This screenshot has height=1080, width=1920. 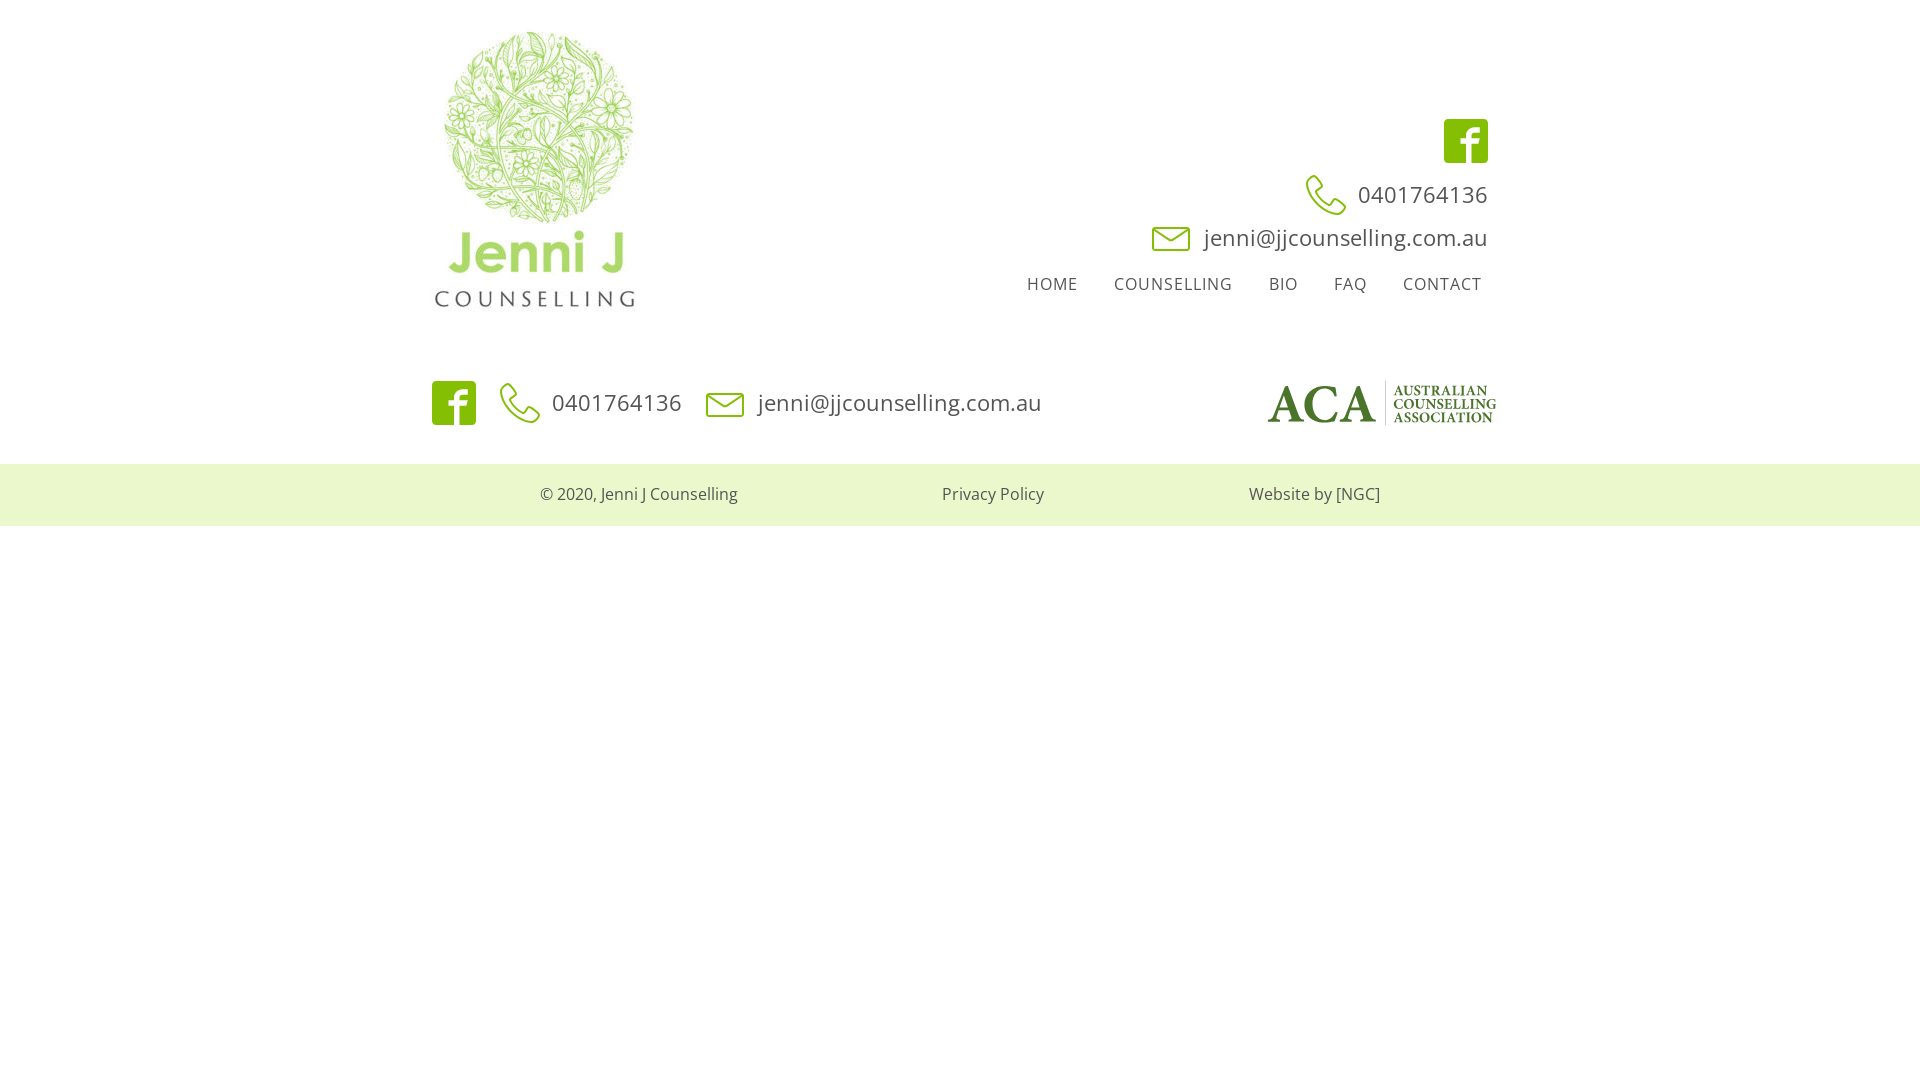 I want to click on 'COUNSELLING', so click(x=1094, y=285).